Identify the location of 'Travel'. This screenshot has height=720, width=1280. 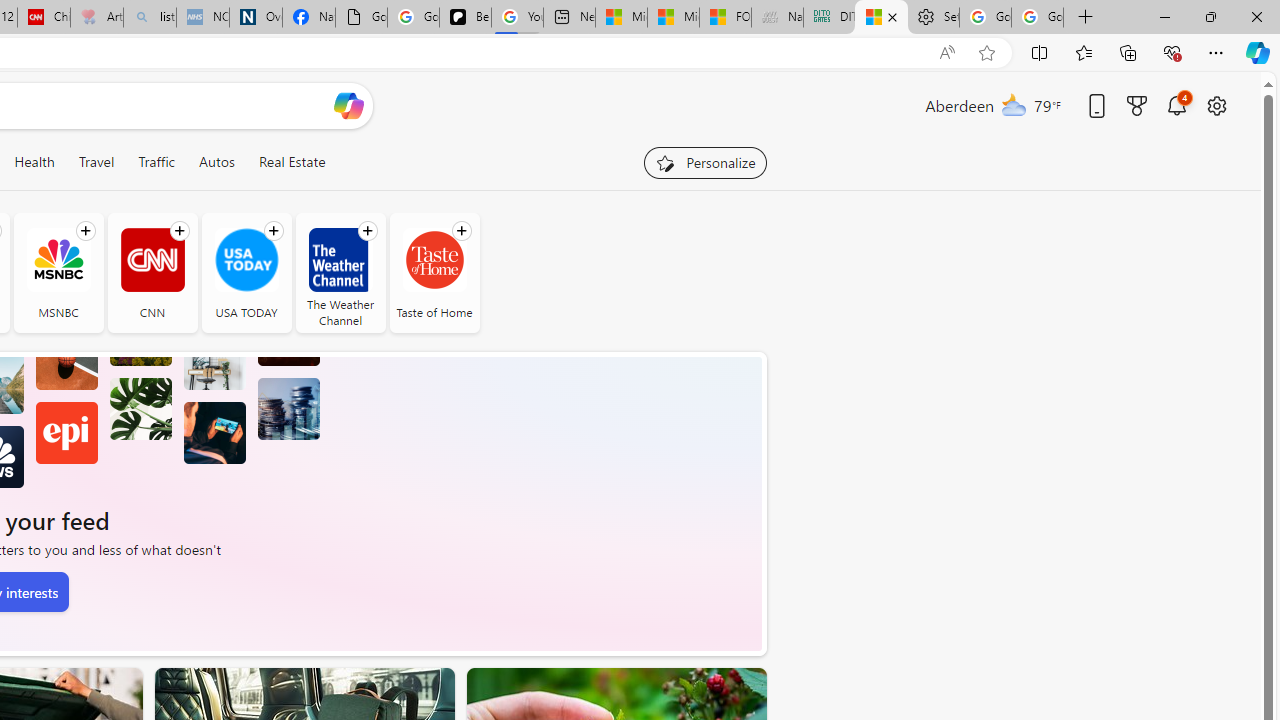
(95, 161).